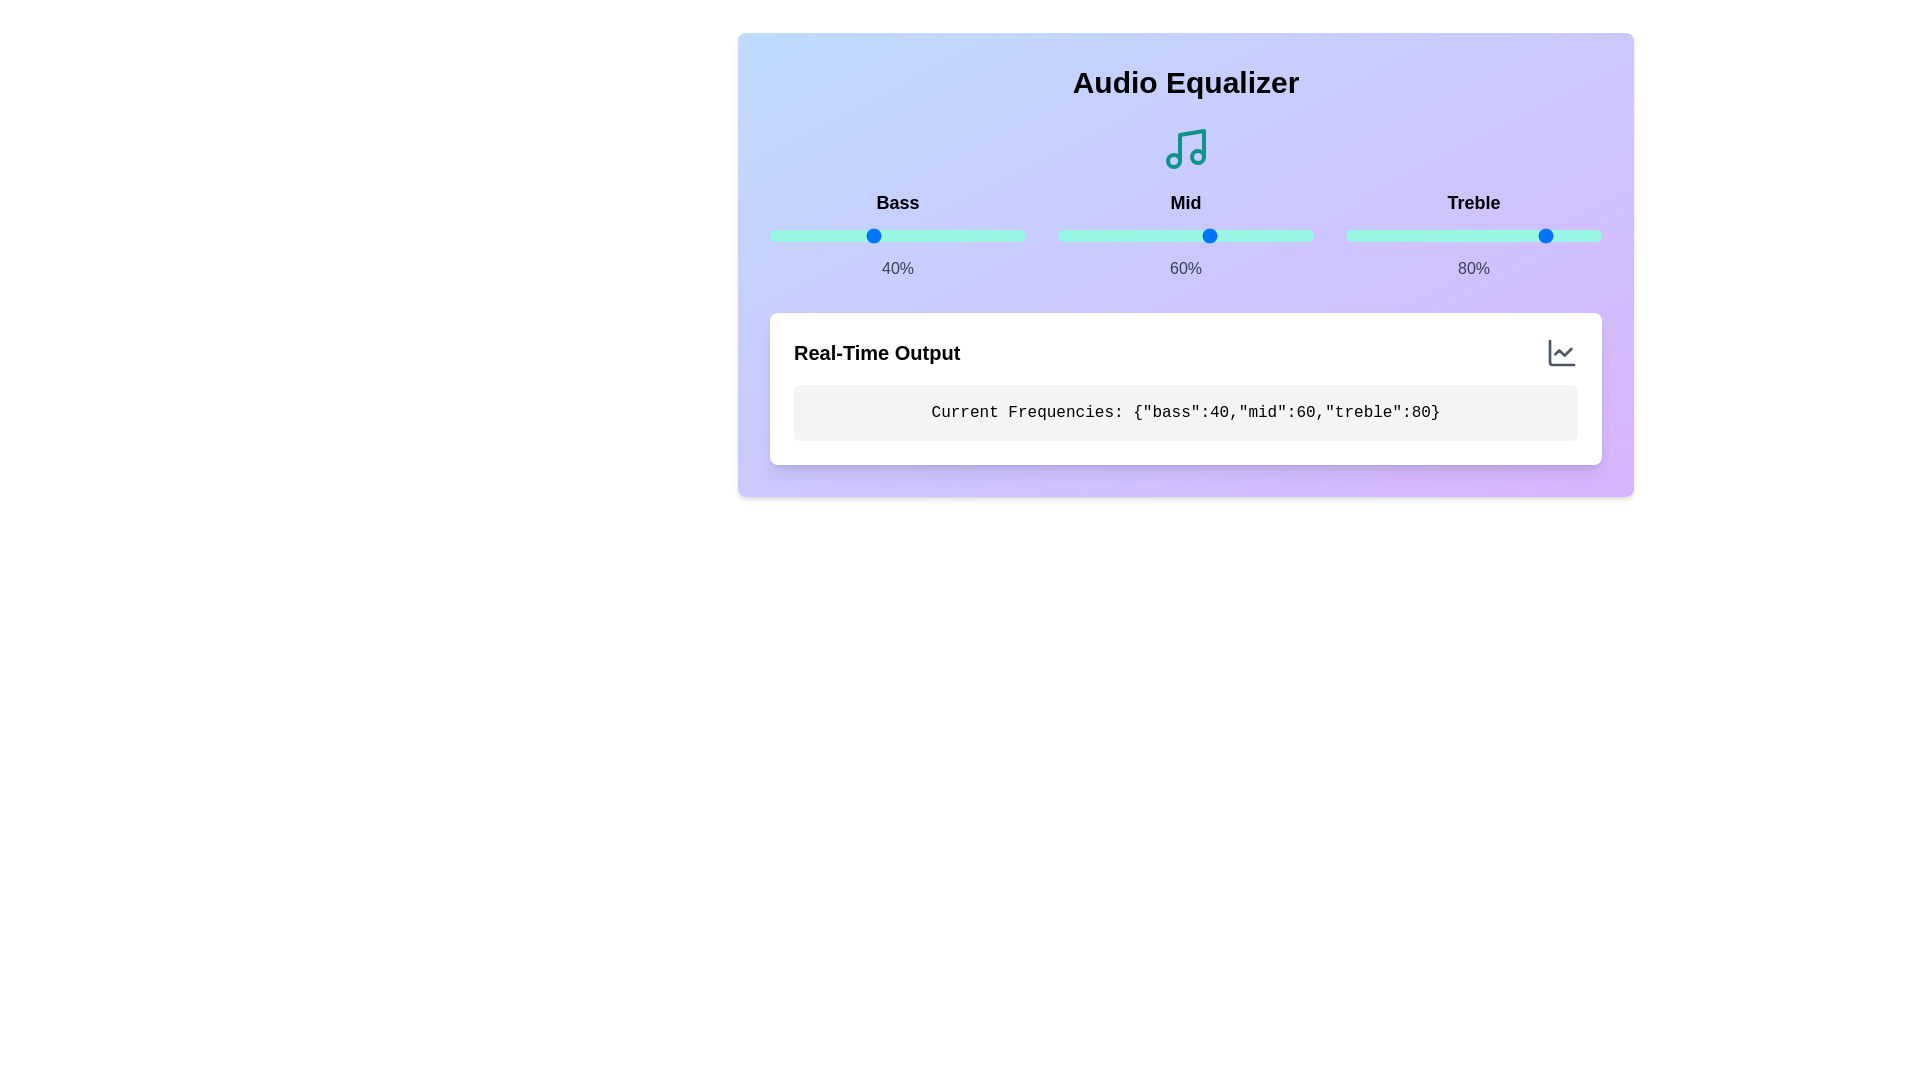 This screenshot has width=1920, height=1080. Describe the element at coordinates (1421, 234) in the screenshot. I see `the 'Treble' slider` at that location.